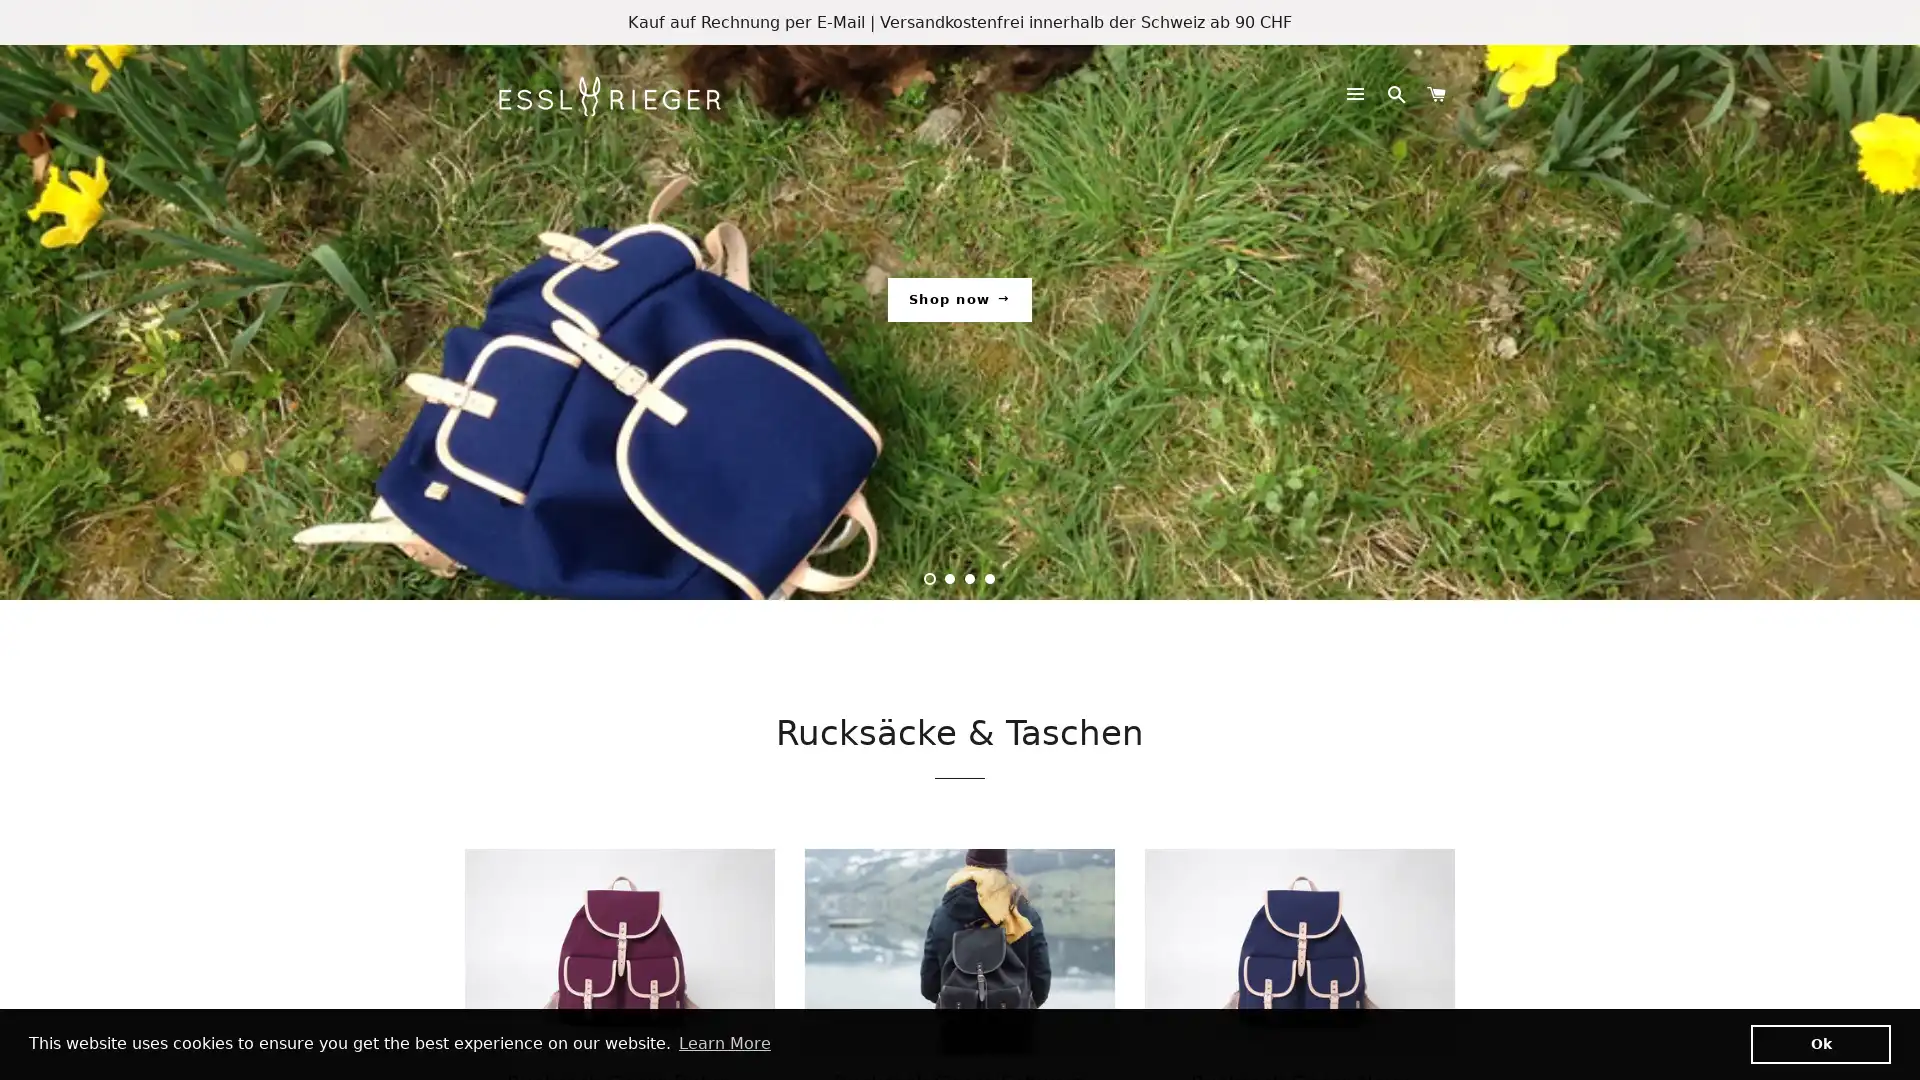 Image resolution: width=1920 pixels, height=1080 pixels. Describe the element at coordinates (949, 1056) in the screenshot. I see `2` at that location.